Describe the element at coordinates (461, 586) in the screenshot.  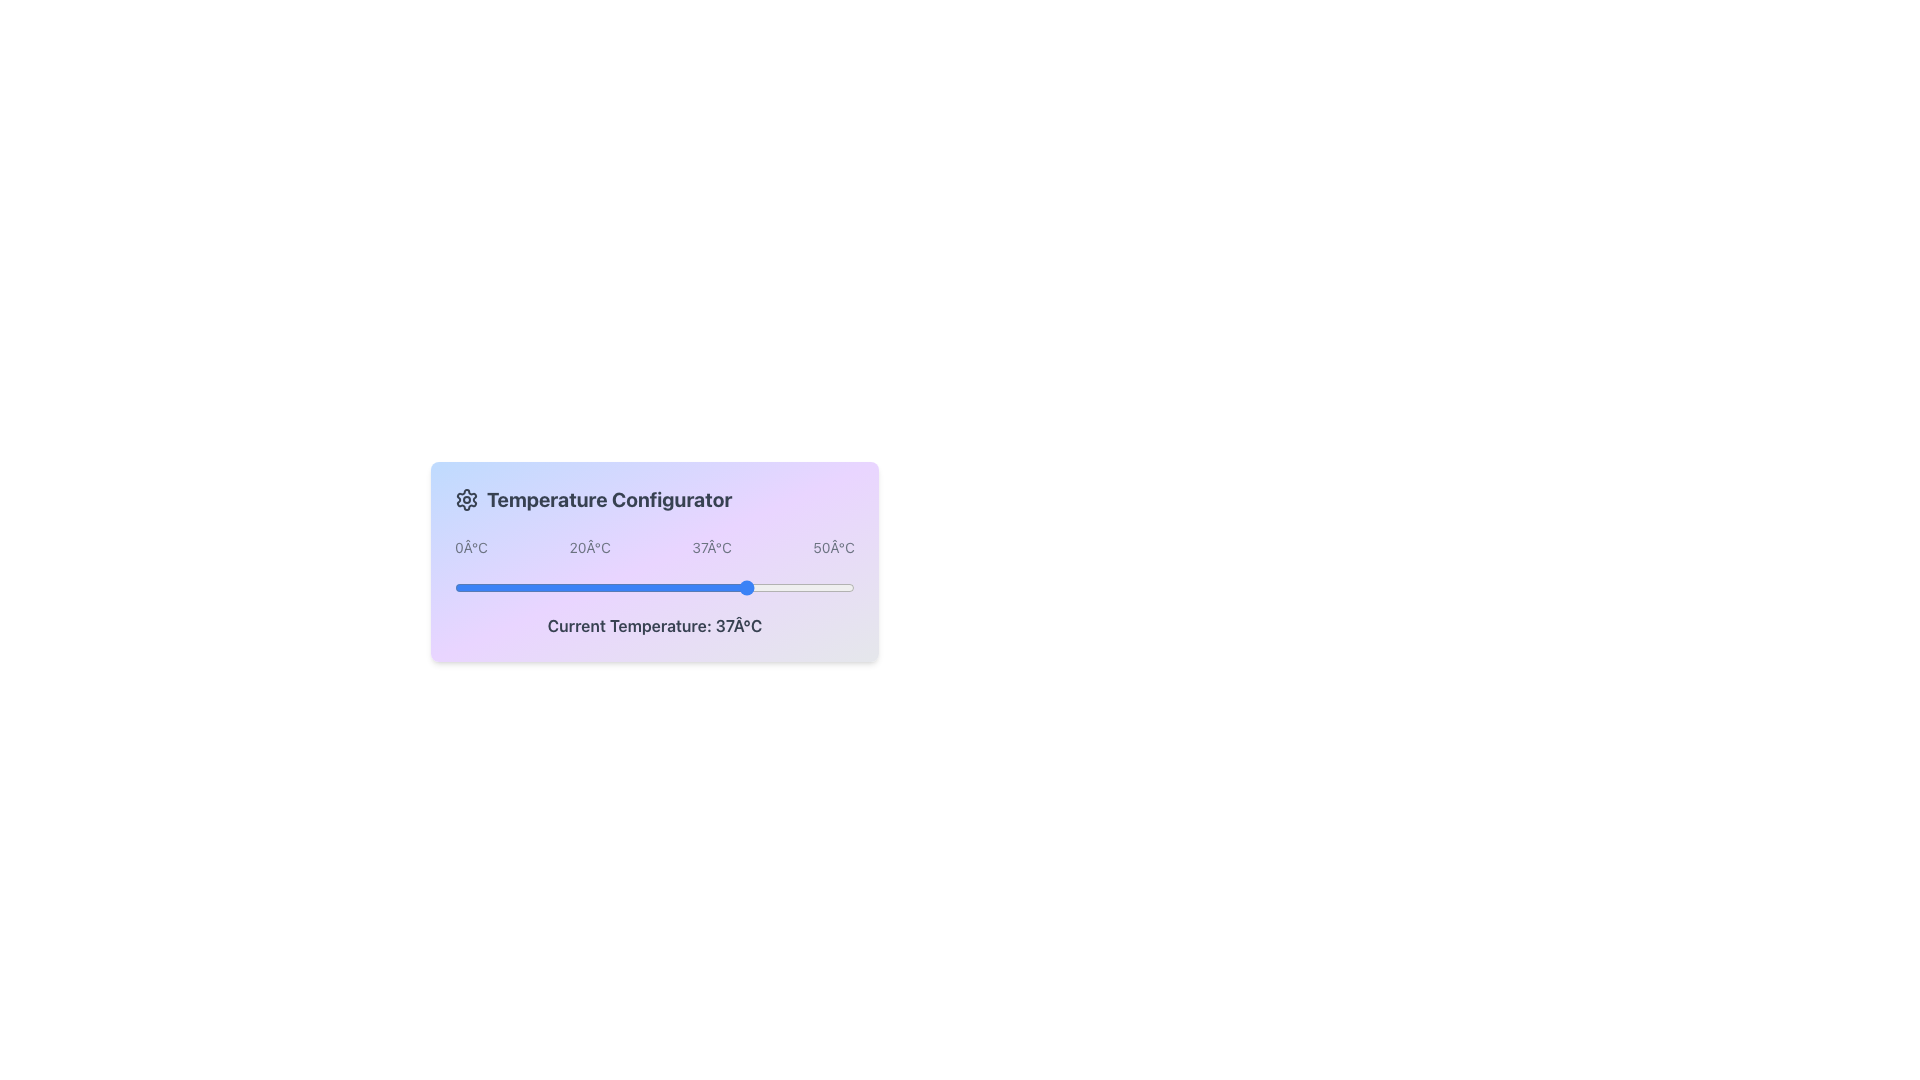
I see `the temperature` at that location.